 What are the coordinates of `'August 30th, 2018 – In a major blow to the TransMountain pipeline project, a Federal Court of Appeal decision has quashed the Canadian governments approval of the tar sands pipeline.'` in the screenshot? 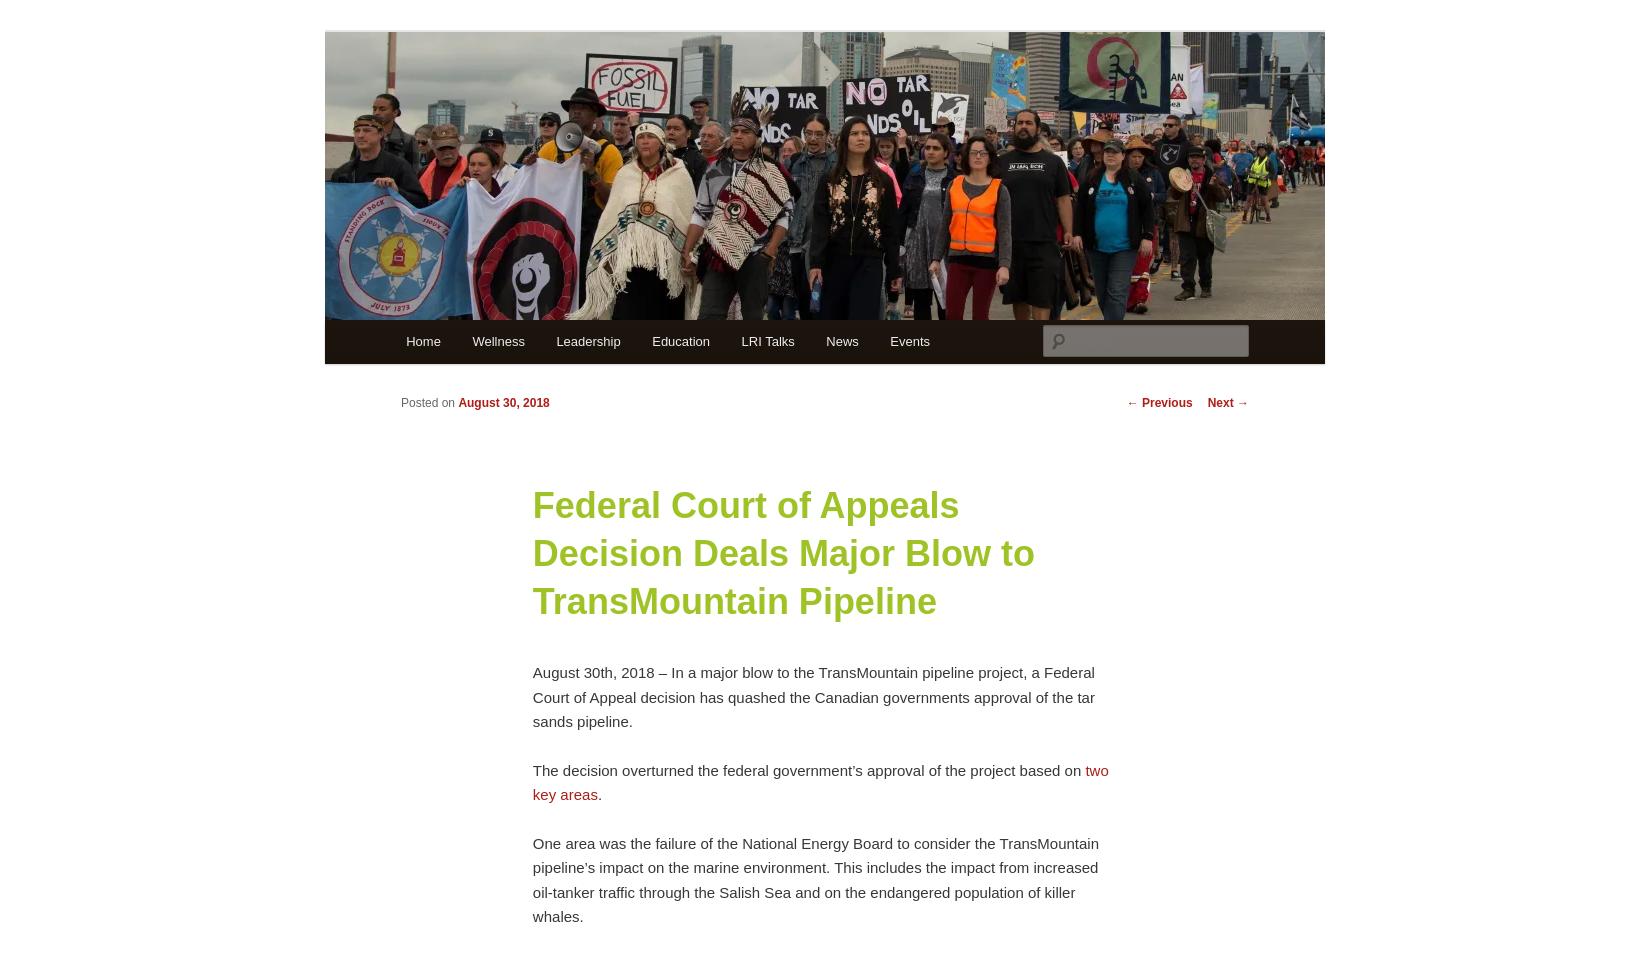 It's located at (530, 695).